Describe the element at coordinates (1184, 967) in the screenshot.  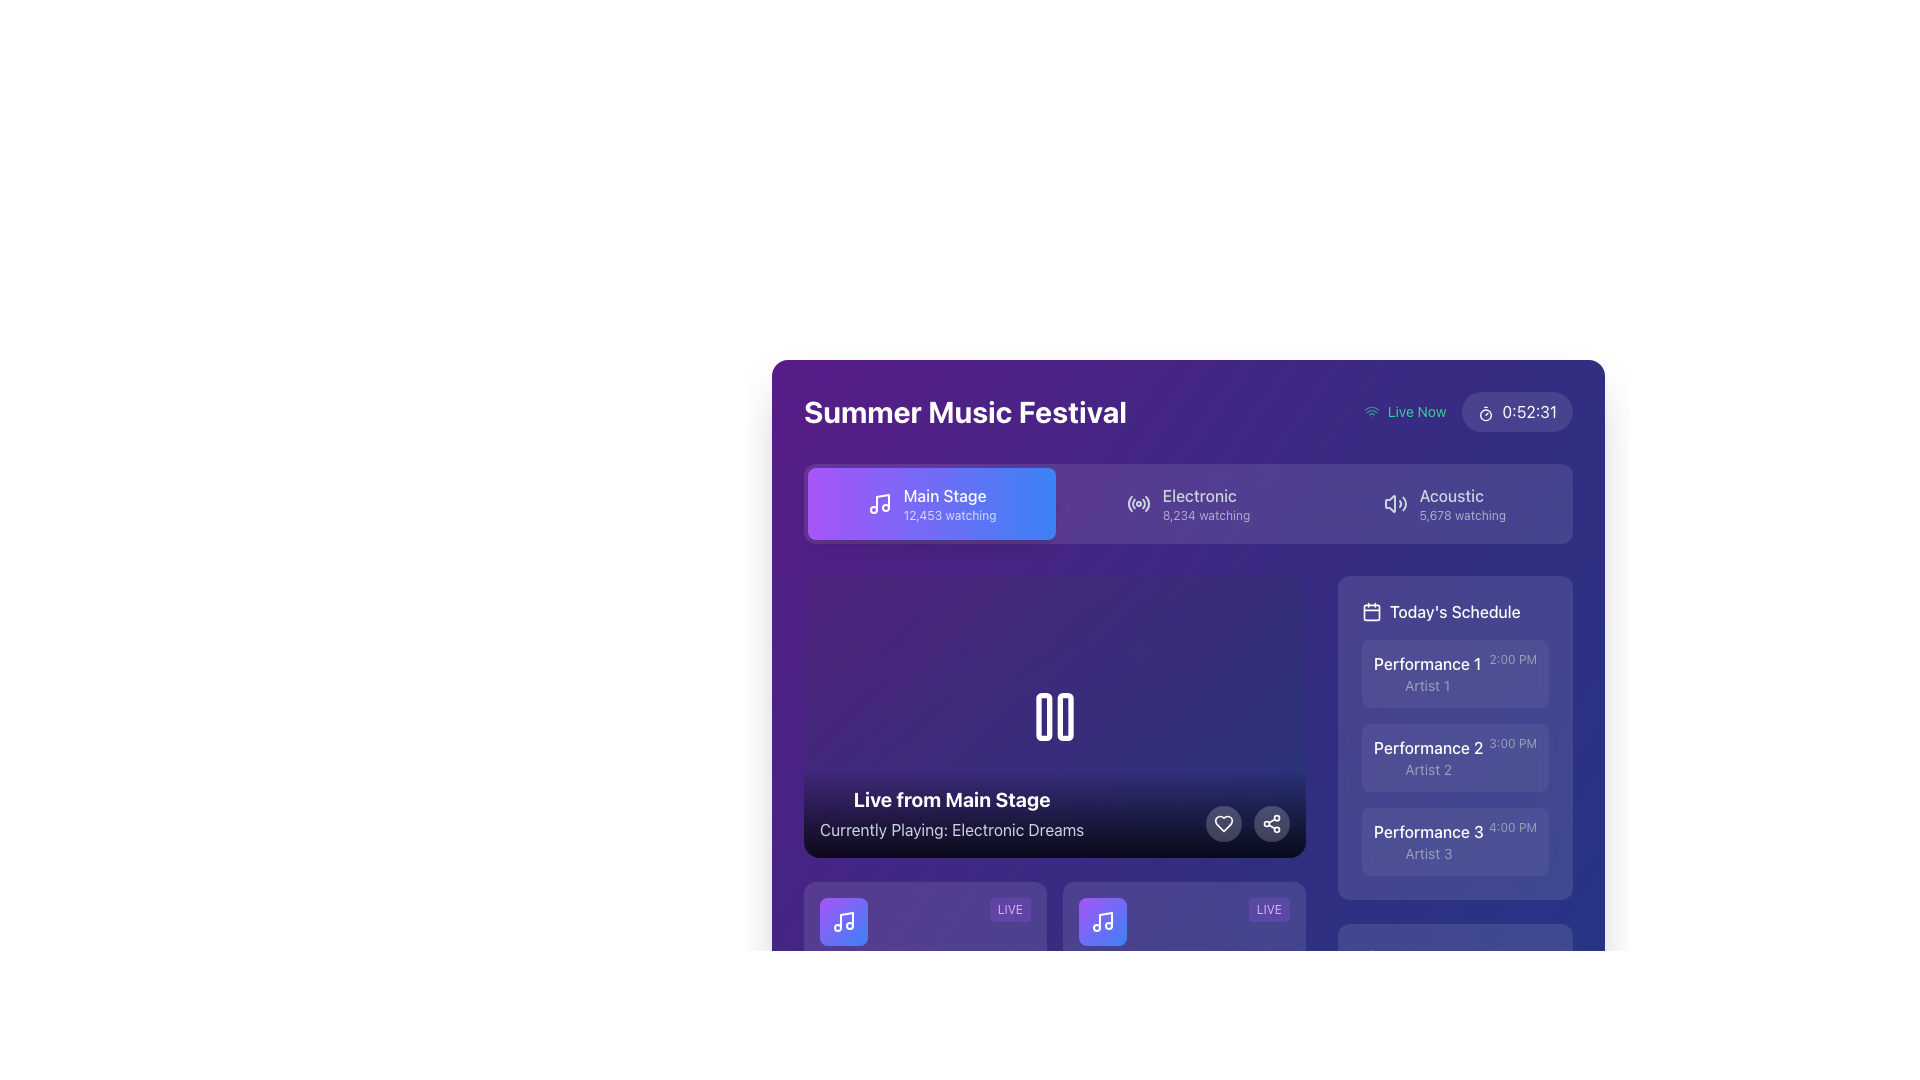
I see `information displayed on the second Information card about the live performance by the artist, located in the bottom section of the interface` at that location.